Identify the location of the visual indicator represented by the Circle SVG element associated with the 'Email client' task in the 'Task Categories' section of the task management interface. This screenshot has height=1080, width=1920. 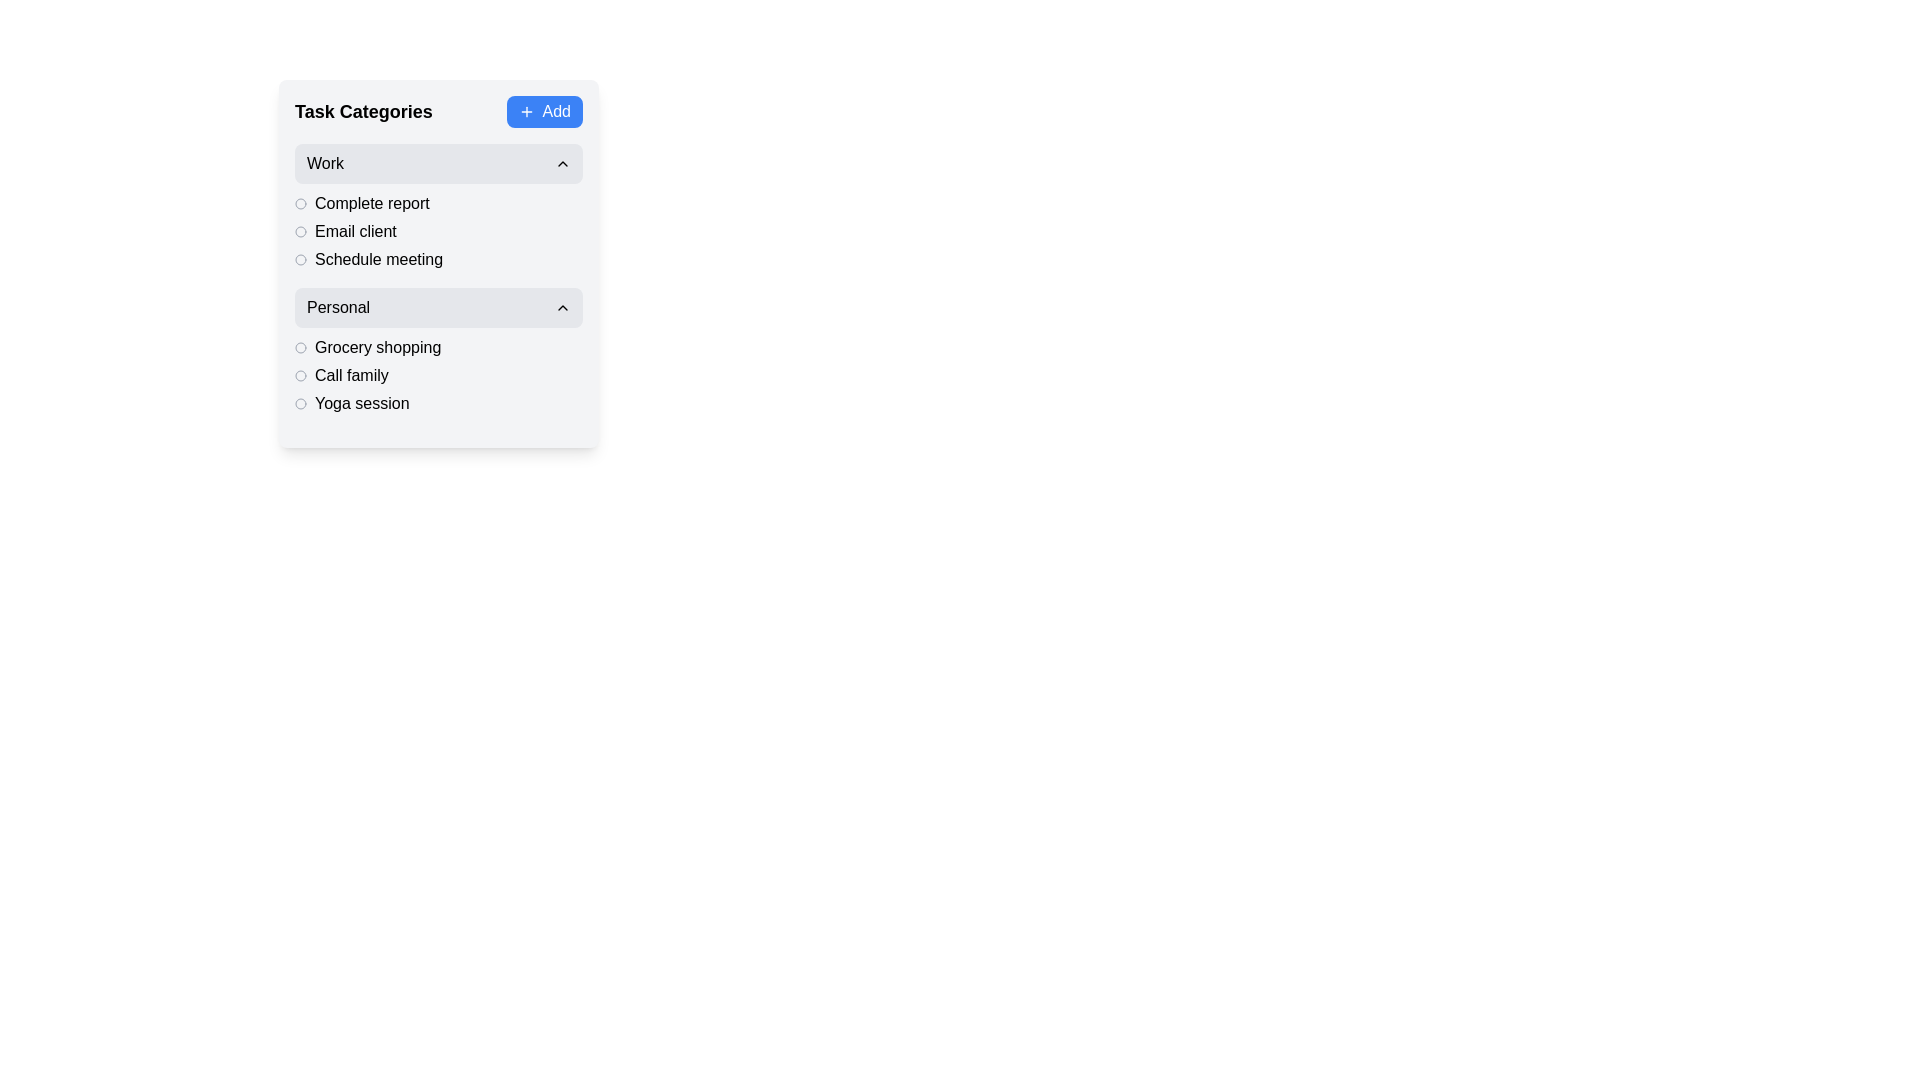
(300, 230).